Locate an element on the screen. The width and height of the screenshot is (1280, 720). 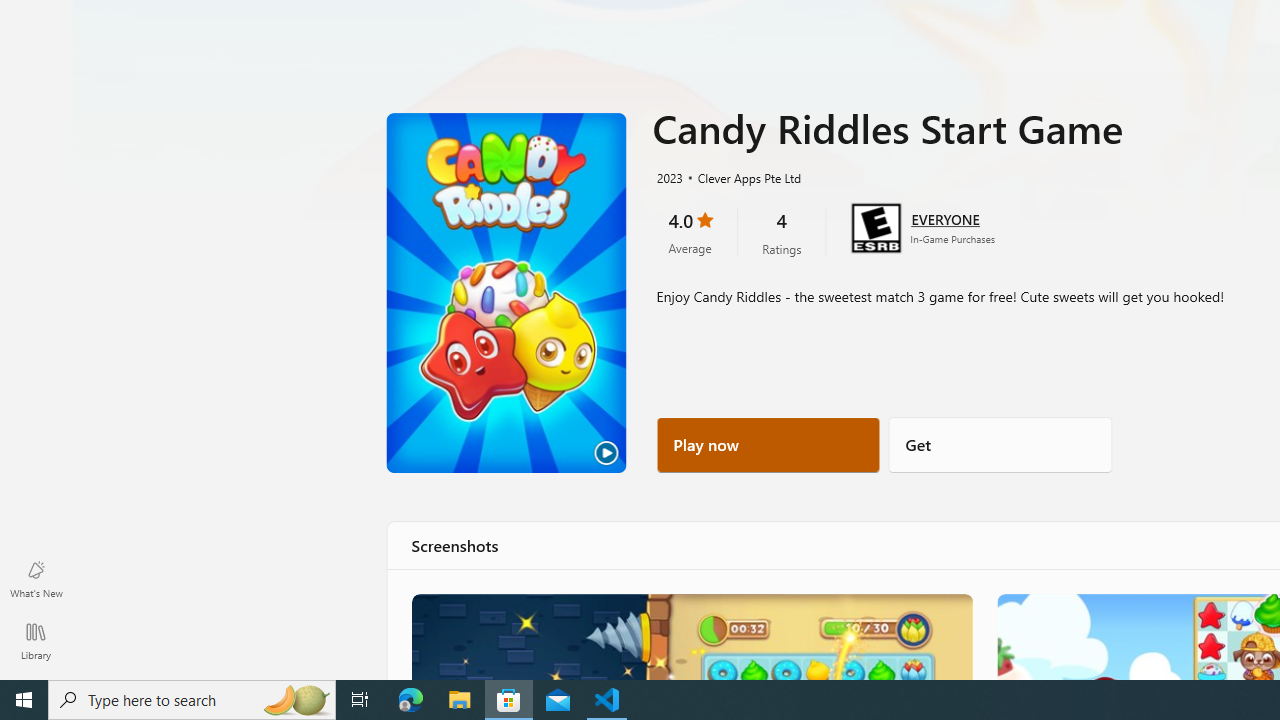
'2023' is located at coordinates (668, 176).